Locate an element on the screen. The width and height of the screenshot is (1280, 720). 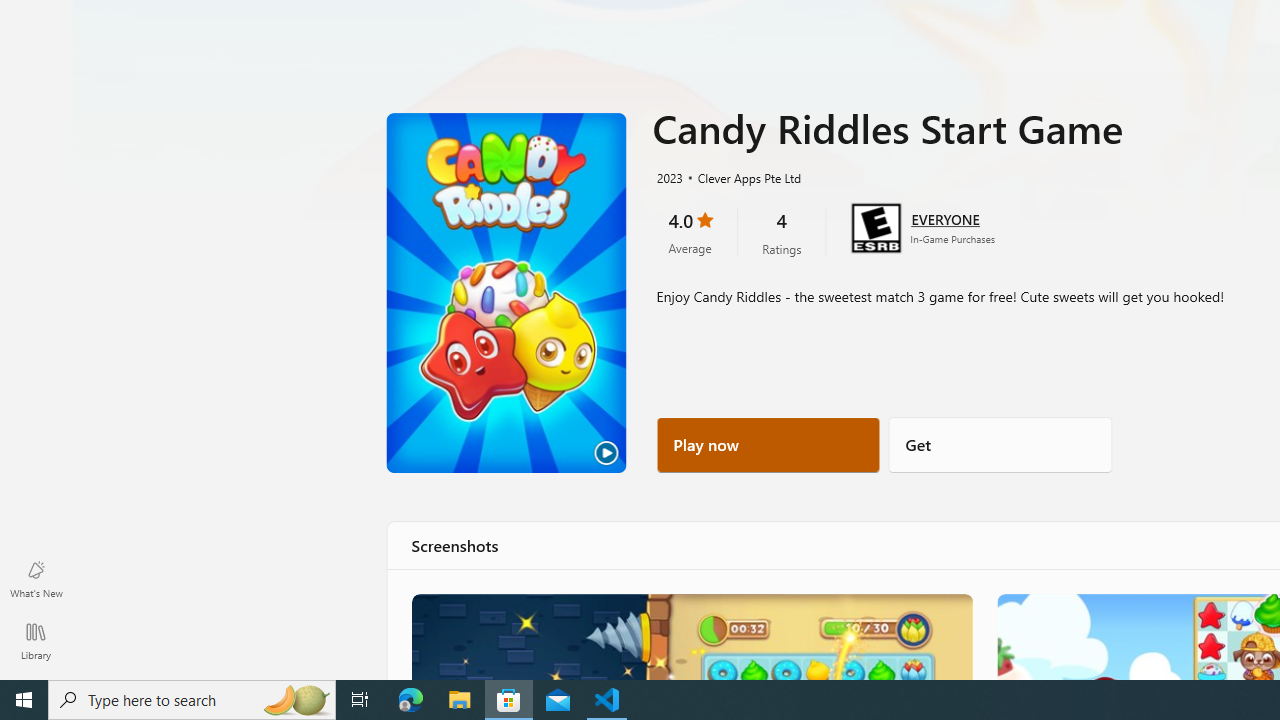
'2023' is located at coordinates (668, 176).